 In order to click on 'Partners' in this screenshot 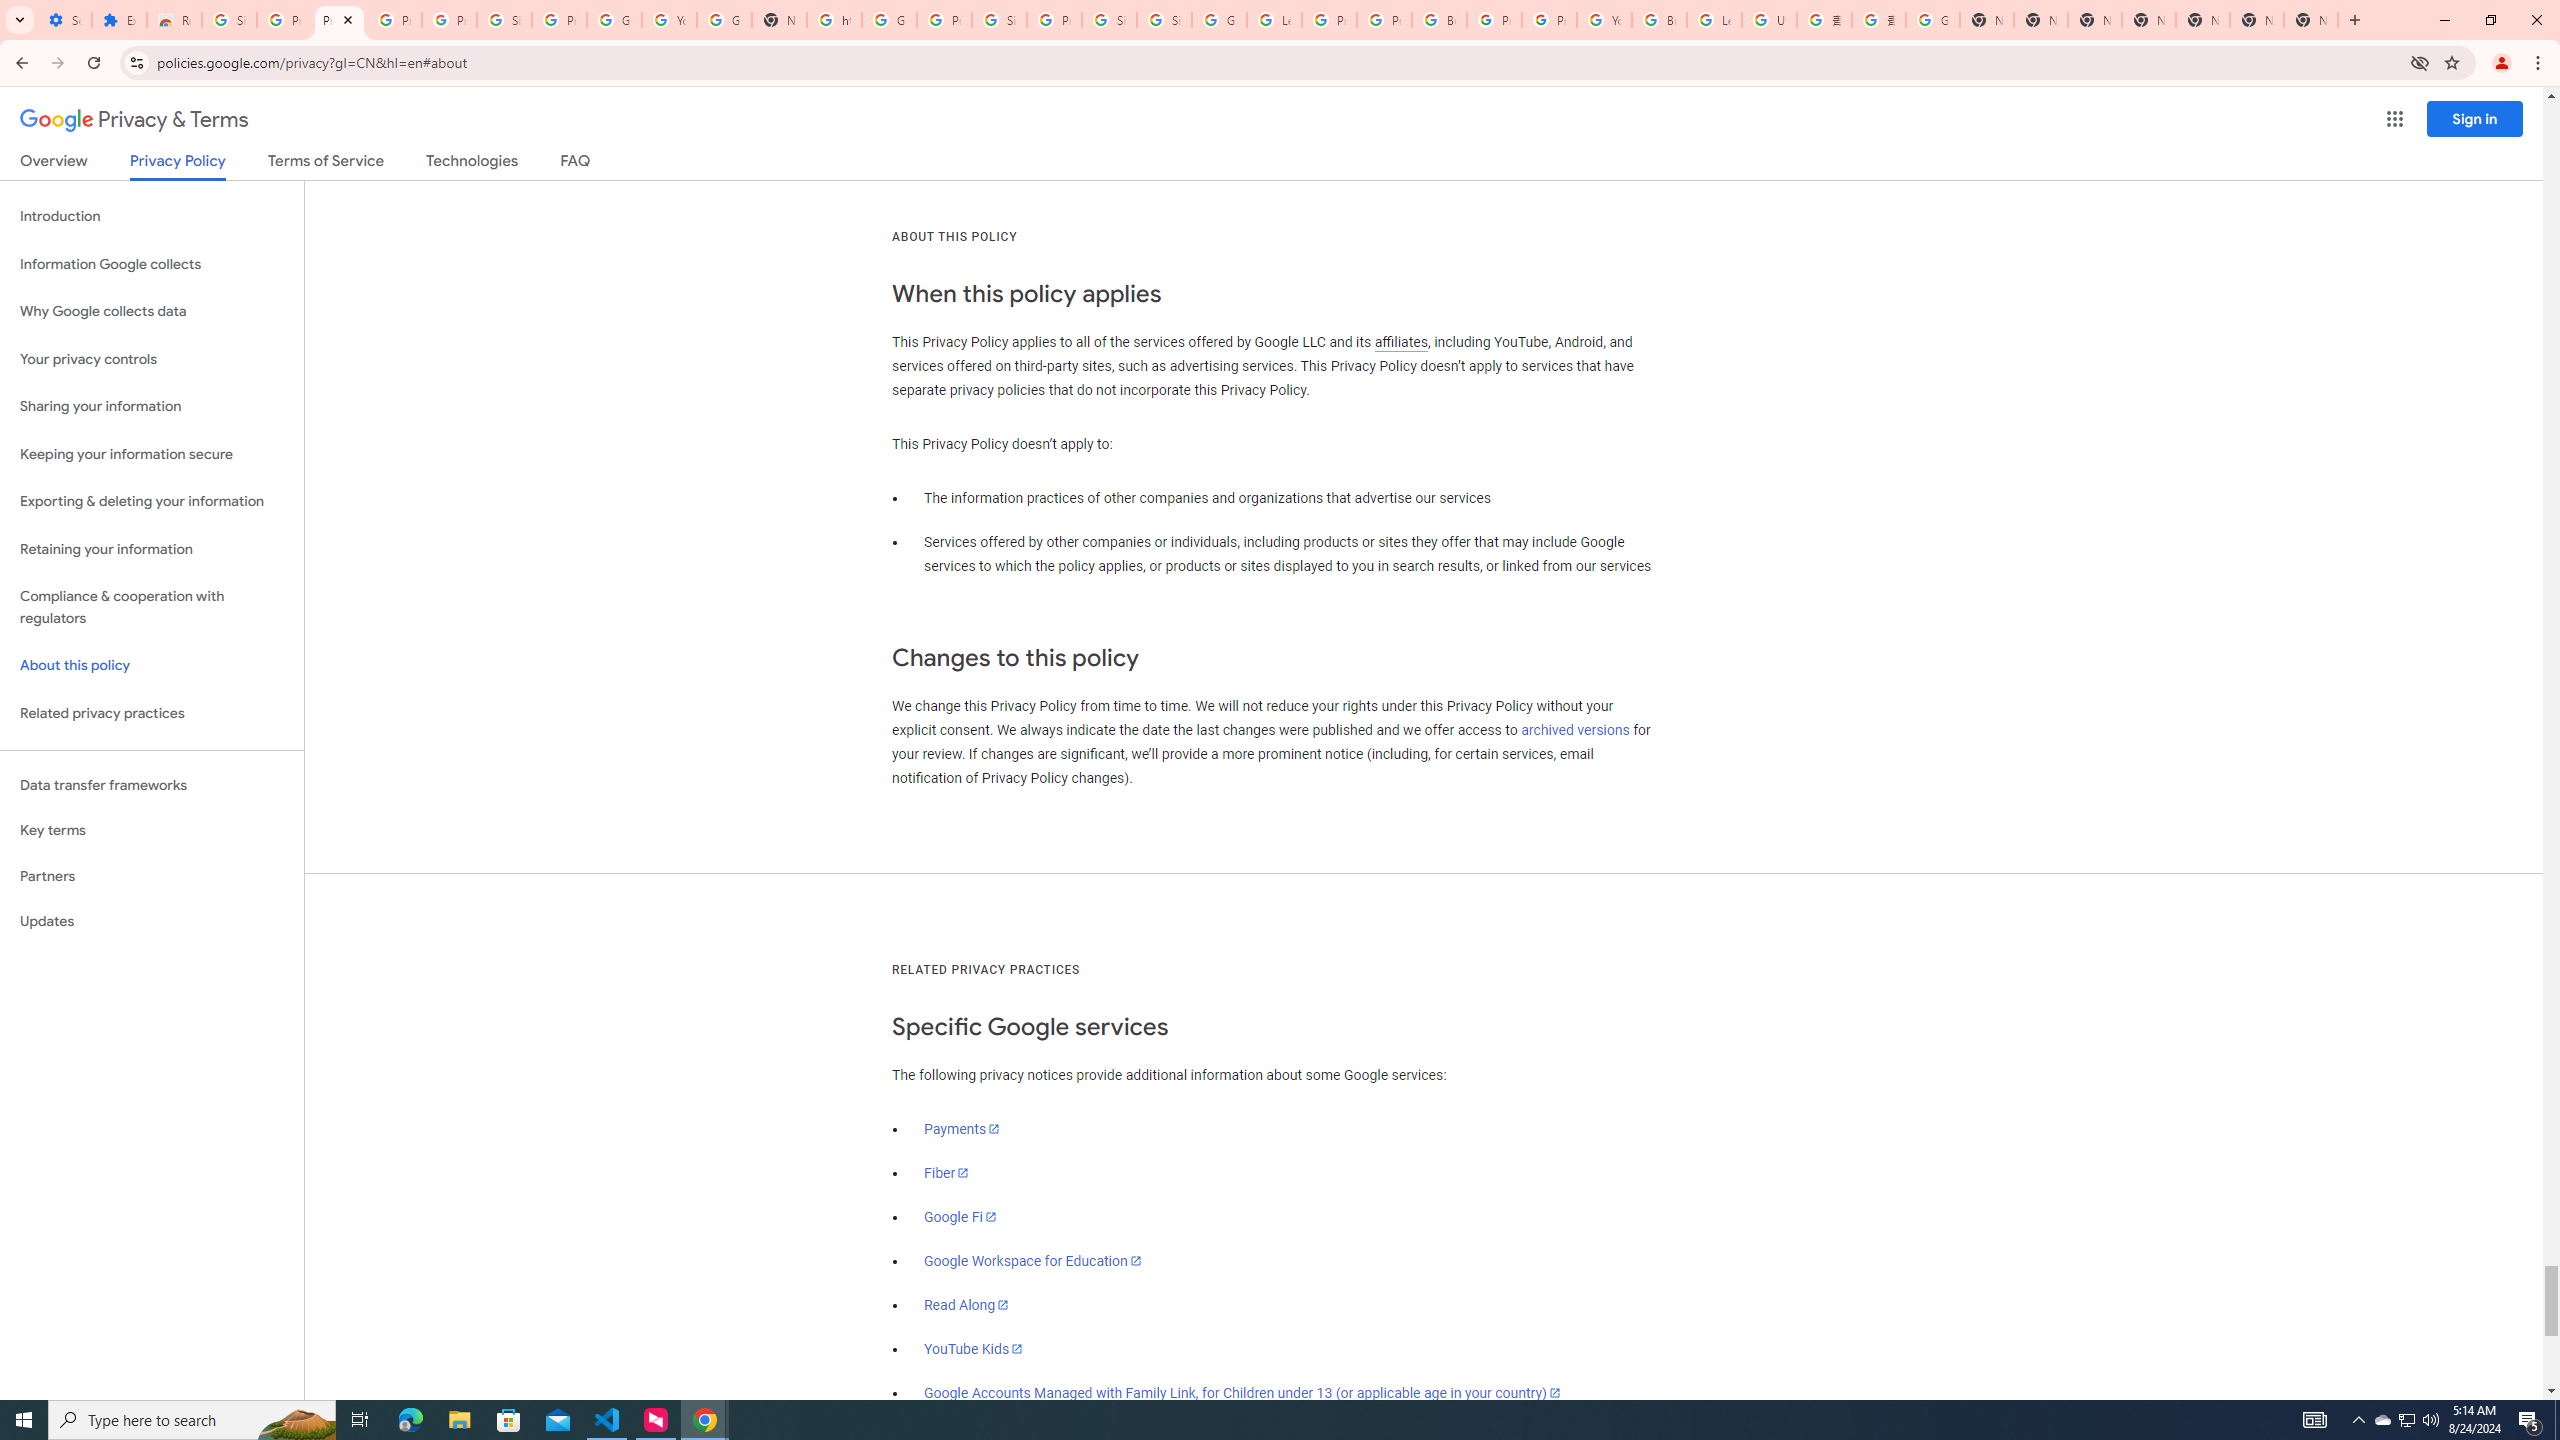, I will do `click(151, 876)`.